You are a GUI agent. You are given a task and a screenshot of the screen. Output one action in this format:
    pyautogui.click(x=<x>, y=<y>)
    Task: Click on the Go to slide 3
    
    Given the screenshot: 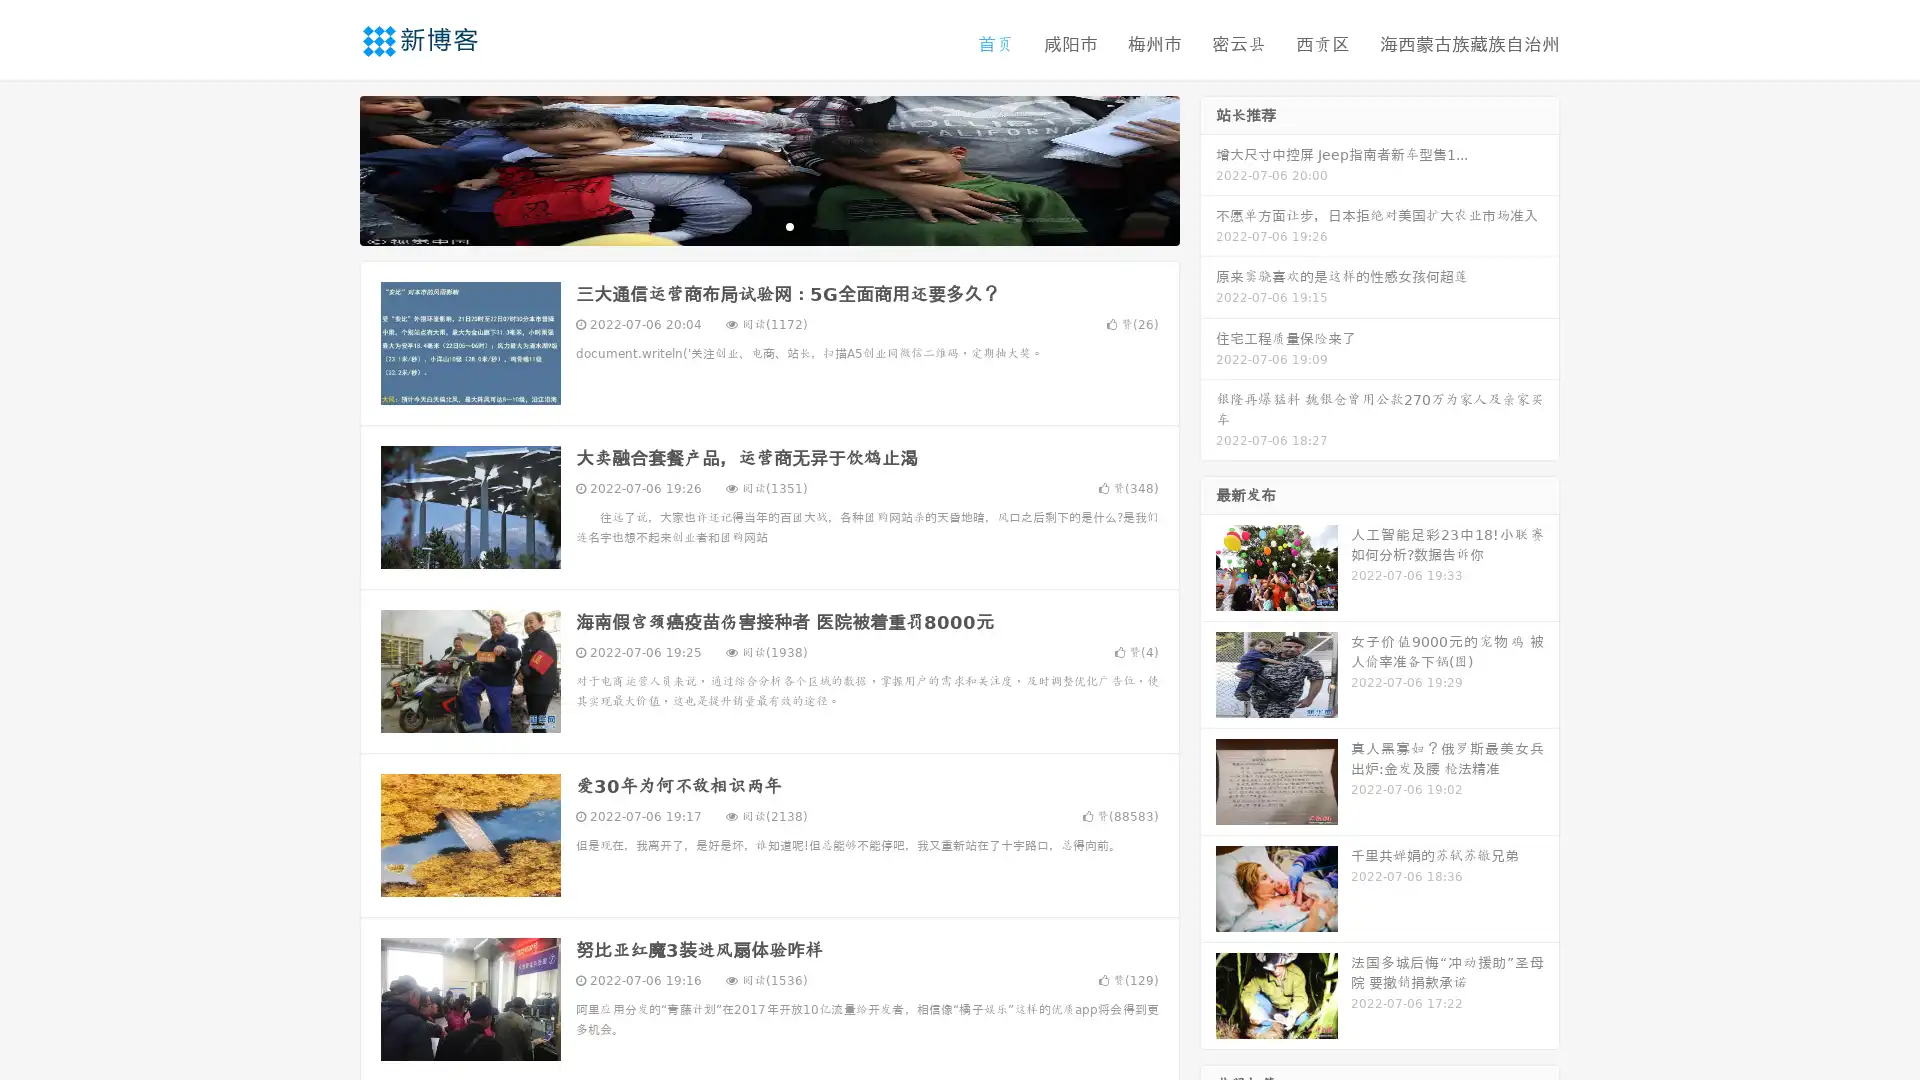 What is the action you would take?
    pyautogui.click(x=789, y=225)
    